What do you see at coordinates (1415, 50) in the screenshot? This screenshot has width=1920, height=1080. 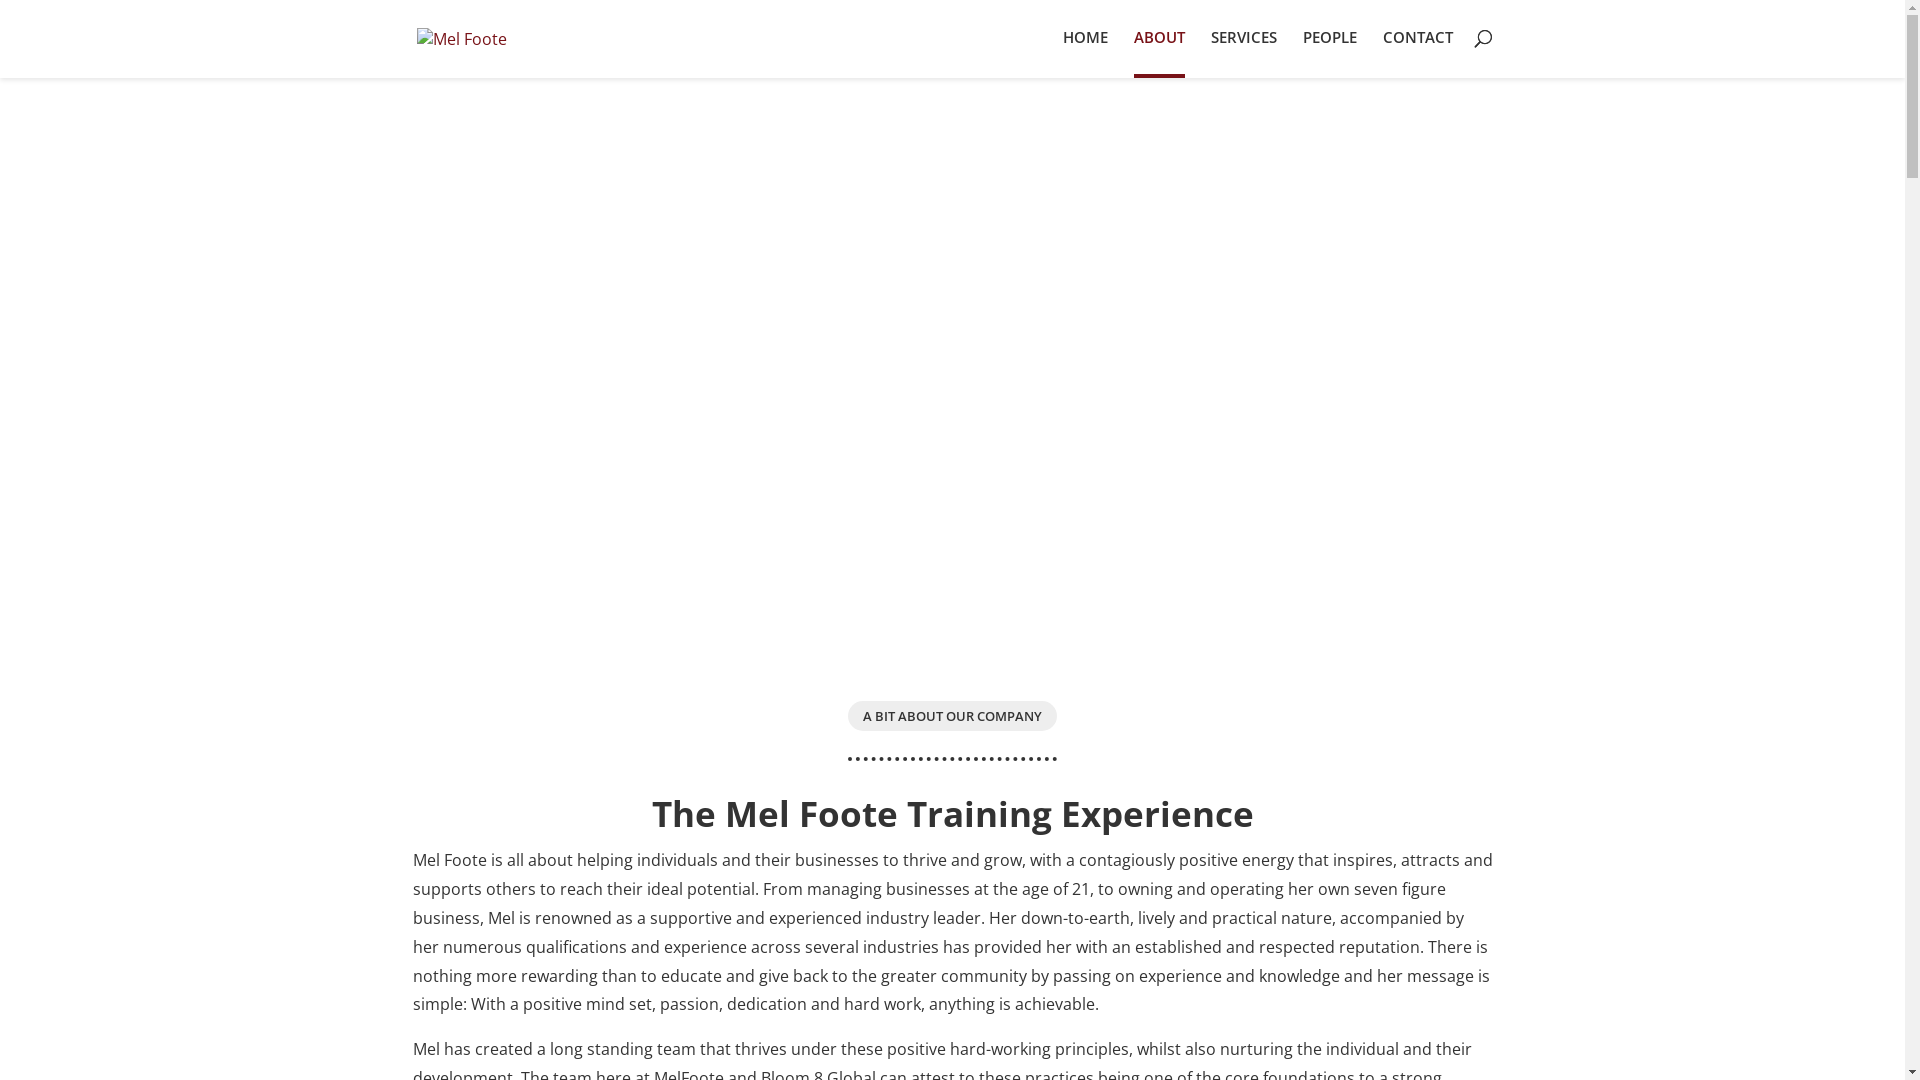 I see `'CONTACT'` at bounding box center [1415, 50].